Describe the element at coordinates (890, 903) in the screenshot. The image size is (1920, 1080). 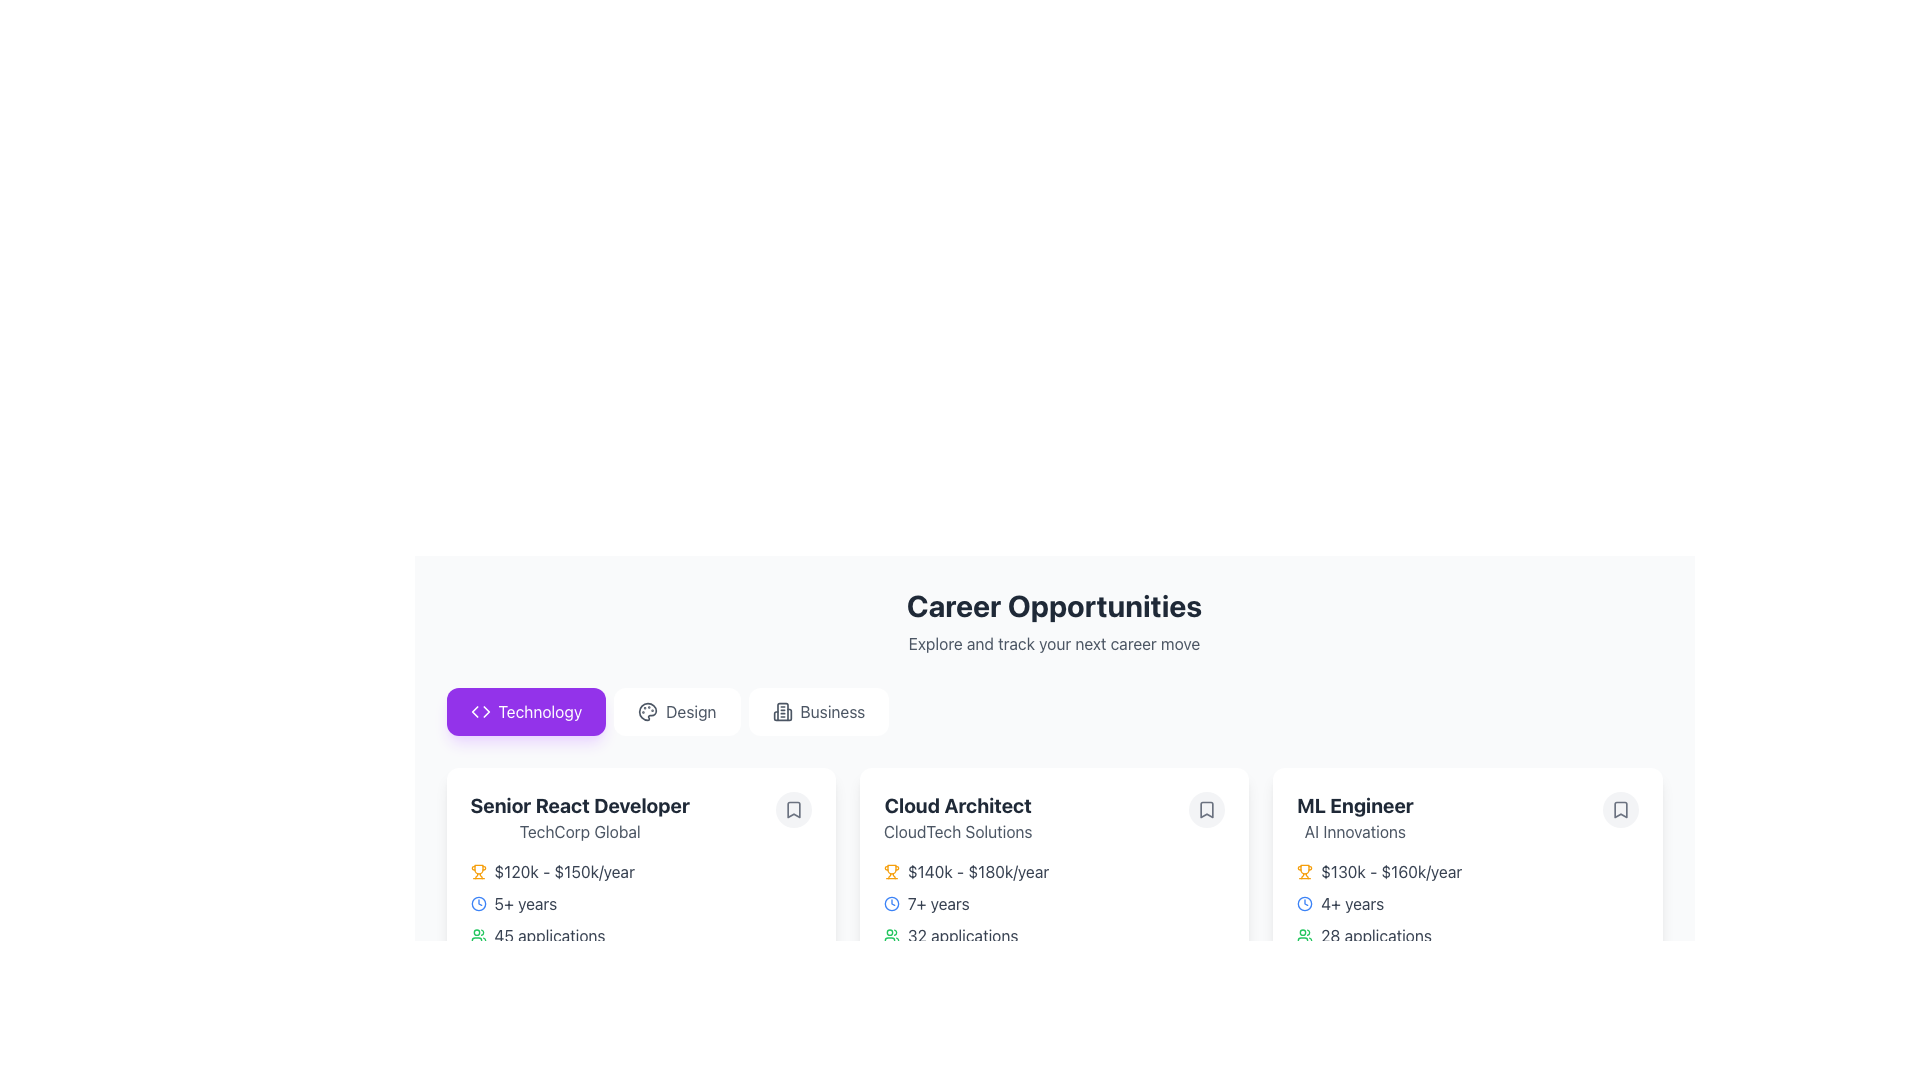
I see `the circular base of the clock icon located near the title 'Cloud Architect' under the Career Opportunities section` at that location.